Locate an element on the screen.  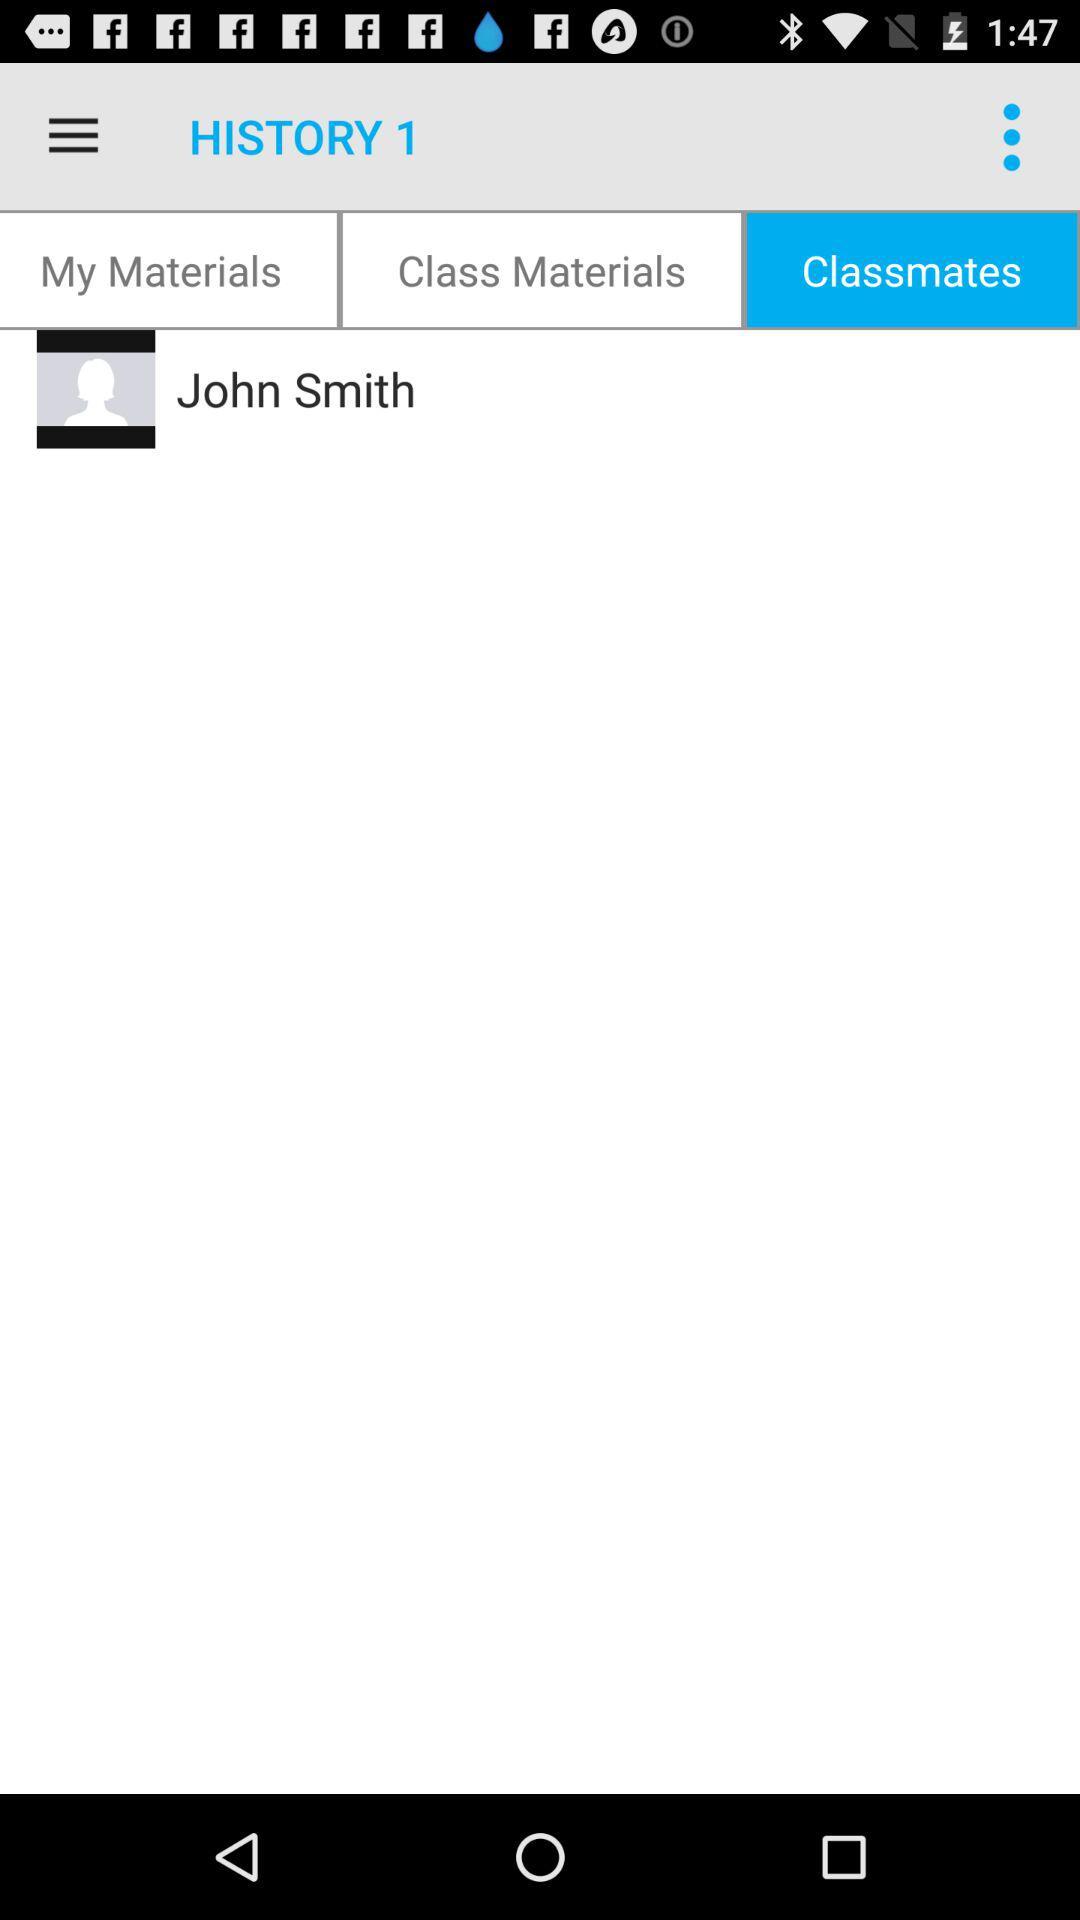
icon next to history 1 is located at coordinates (72, 135).